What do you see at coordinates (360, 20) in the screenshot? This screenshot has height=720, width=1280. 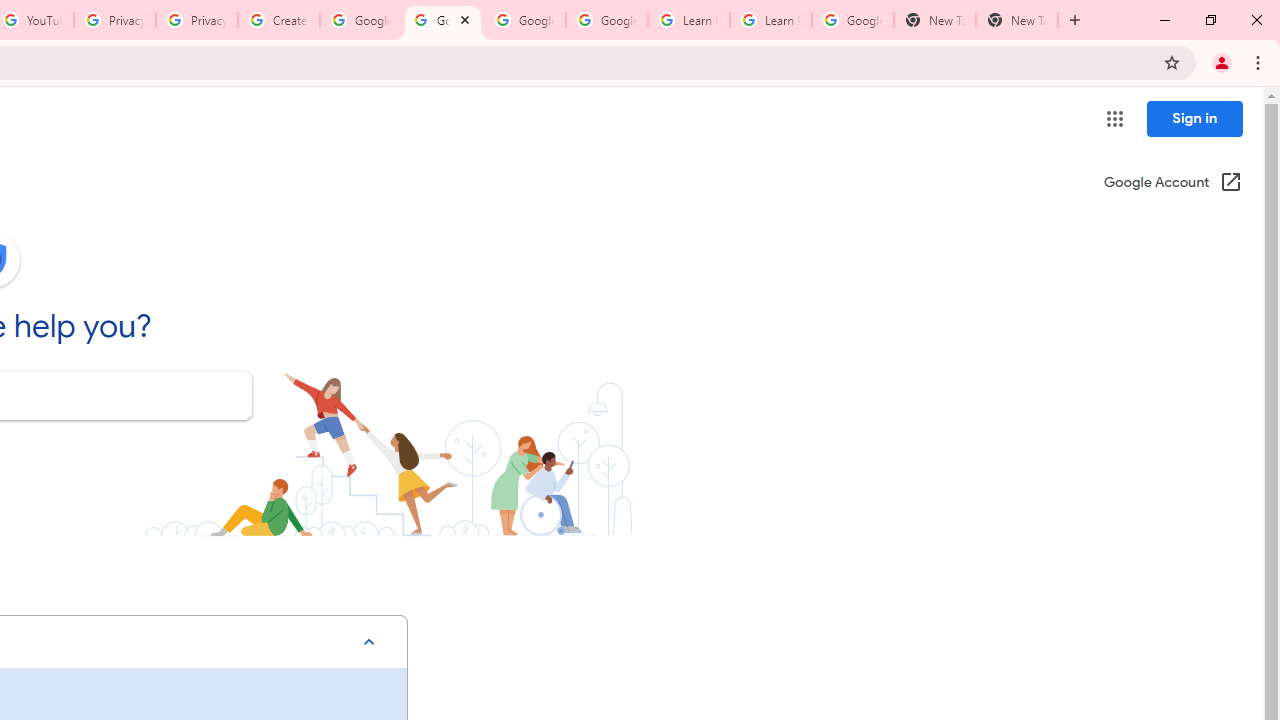 I see `'Google Account Help'` at bounding box center [360, 20].